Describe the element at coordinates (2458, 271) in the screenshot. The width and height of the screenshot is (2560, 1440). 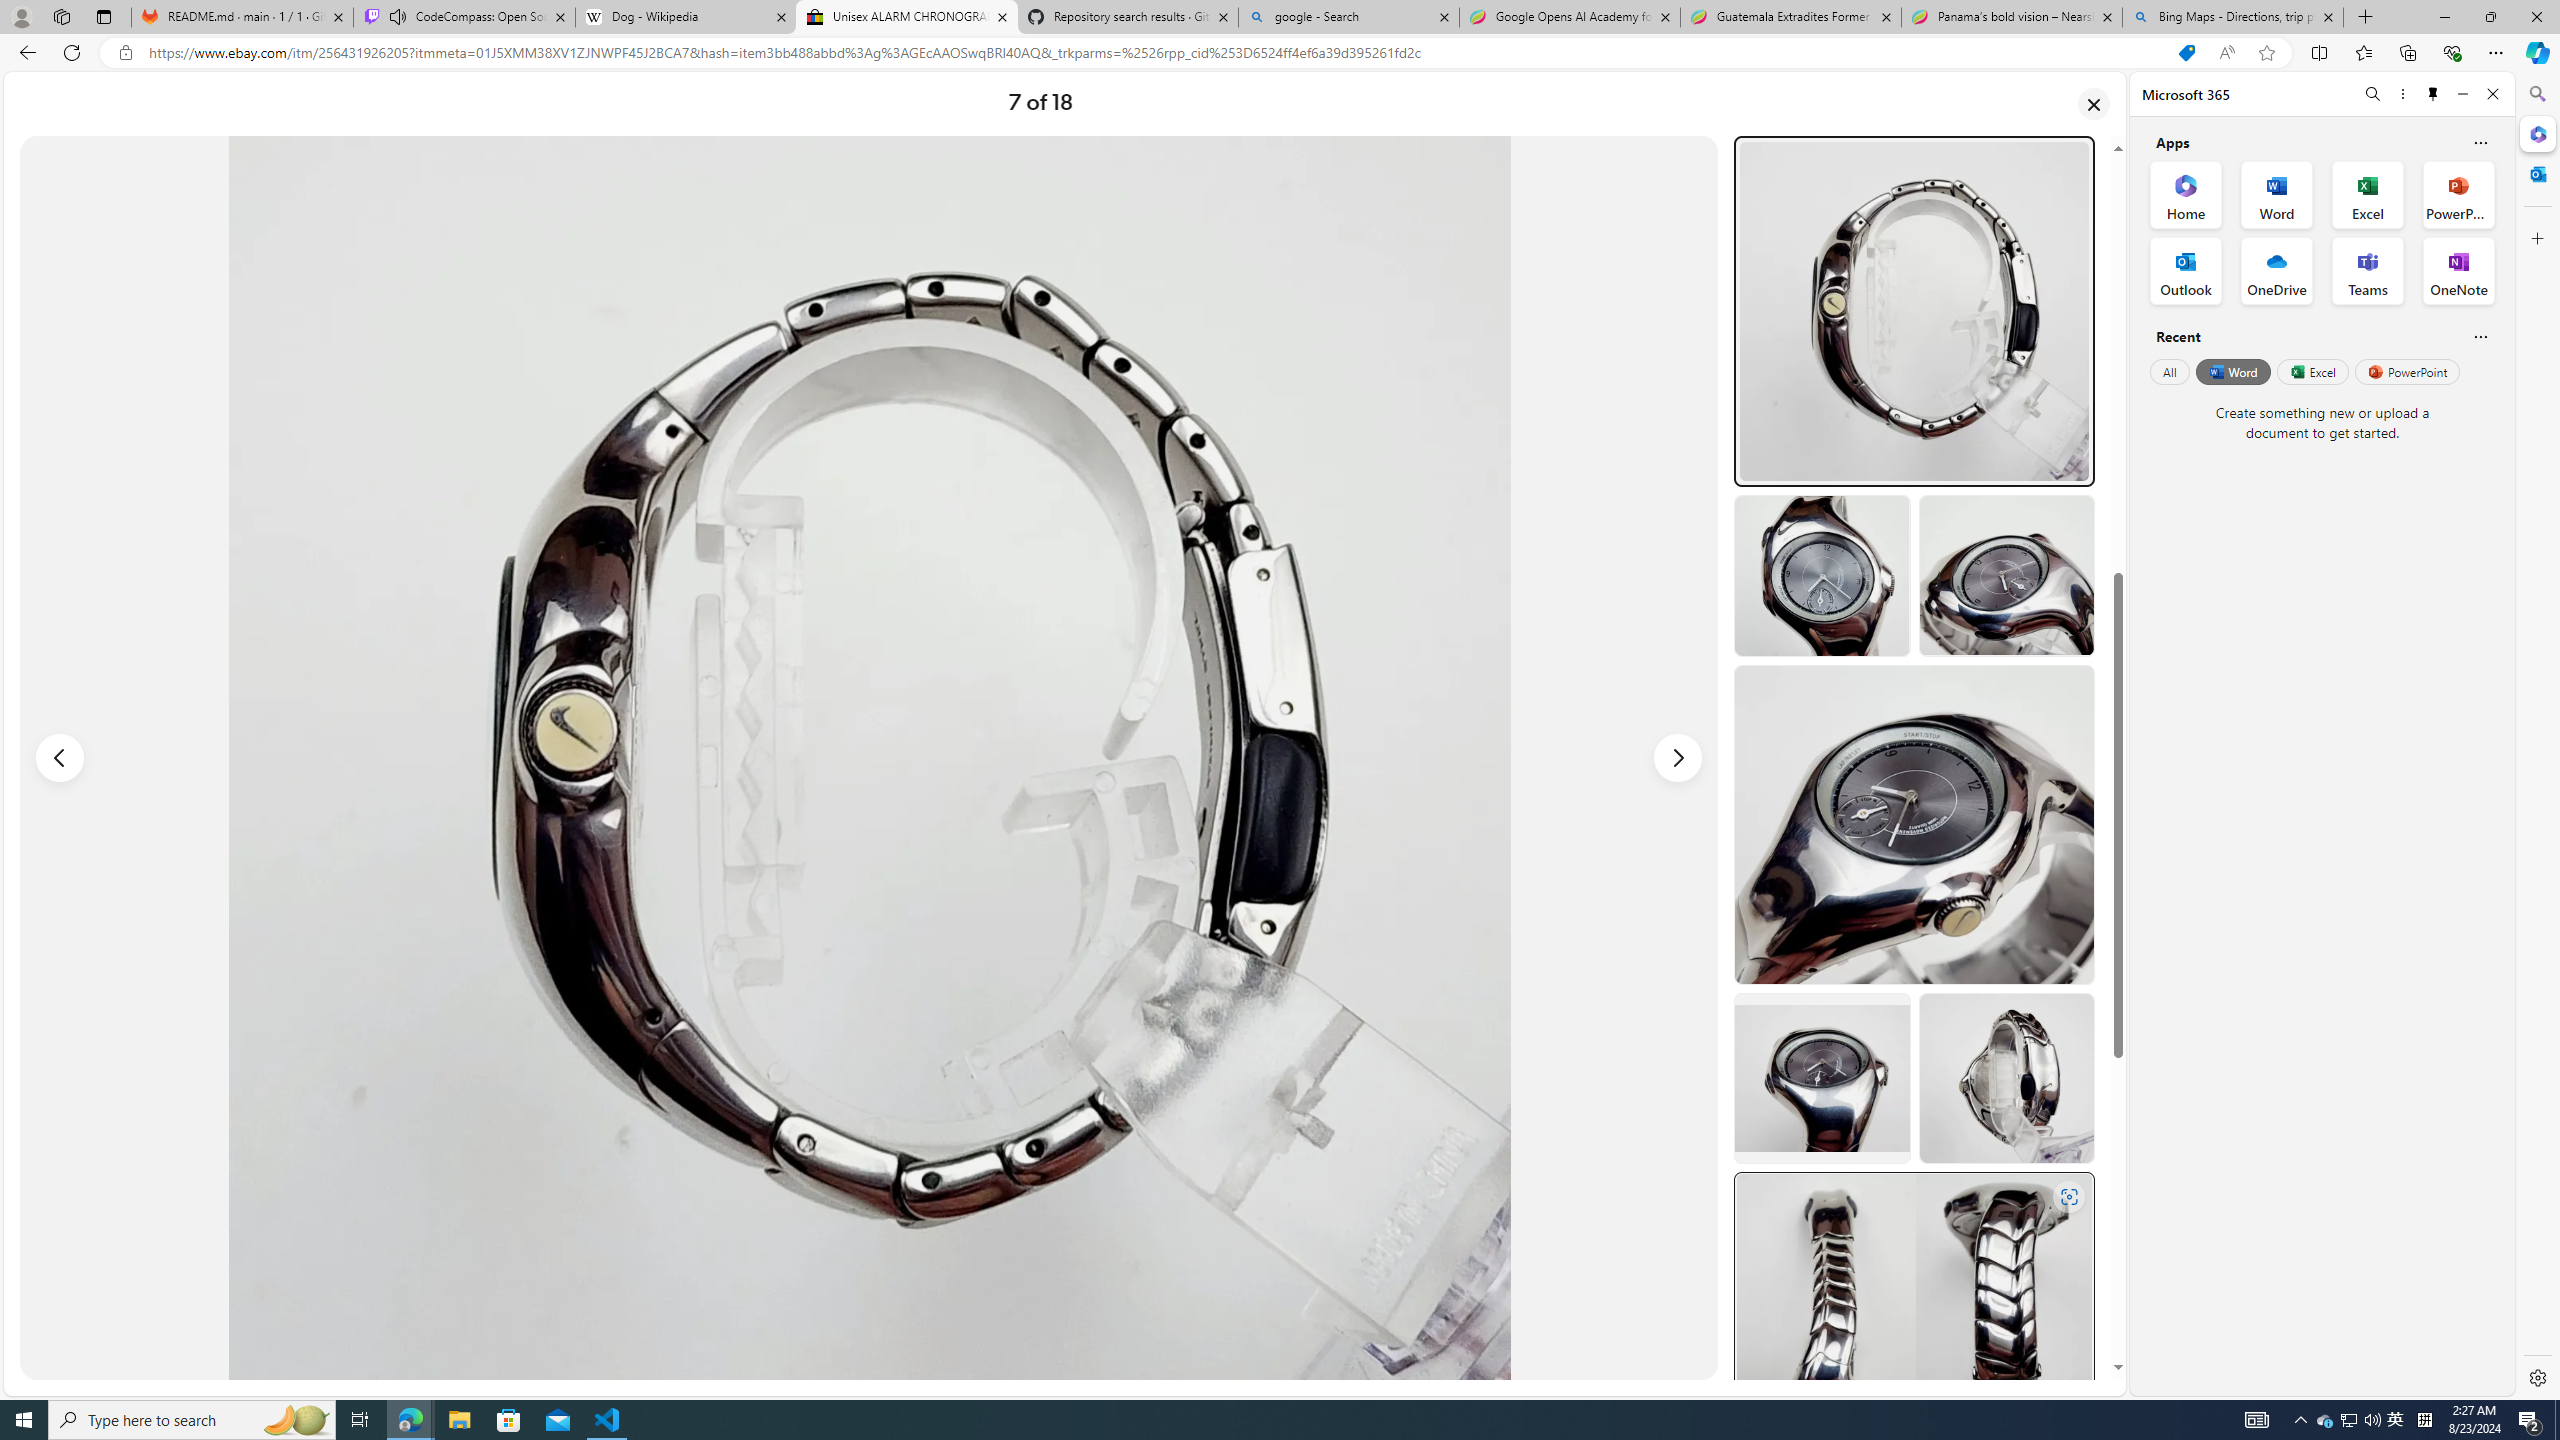
I see `'OneNote Office App'` at that location.